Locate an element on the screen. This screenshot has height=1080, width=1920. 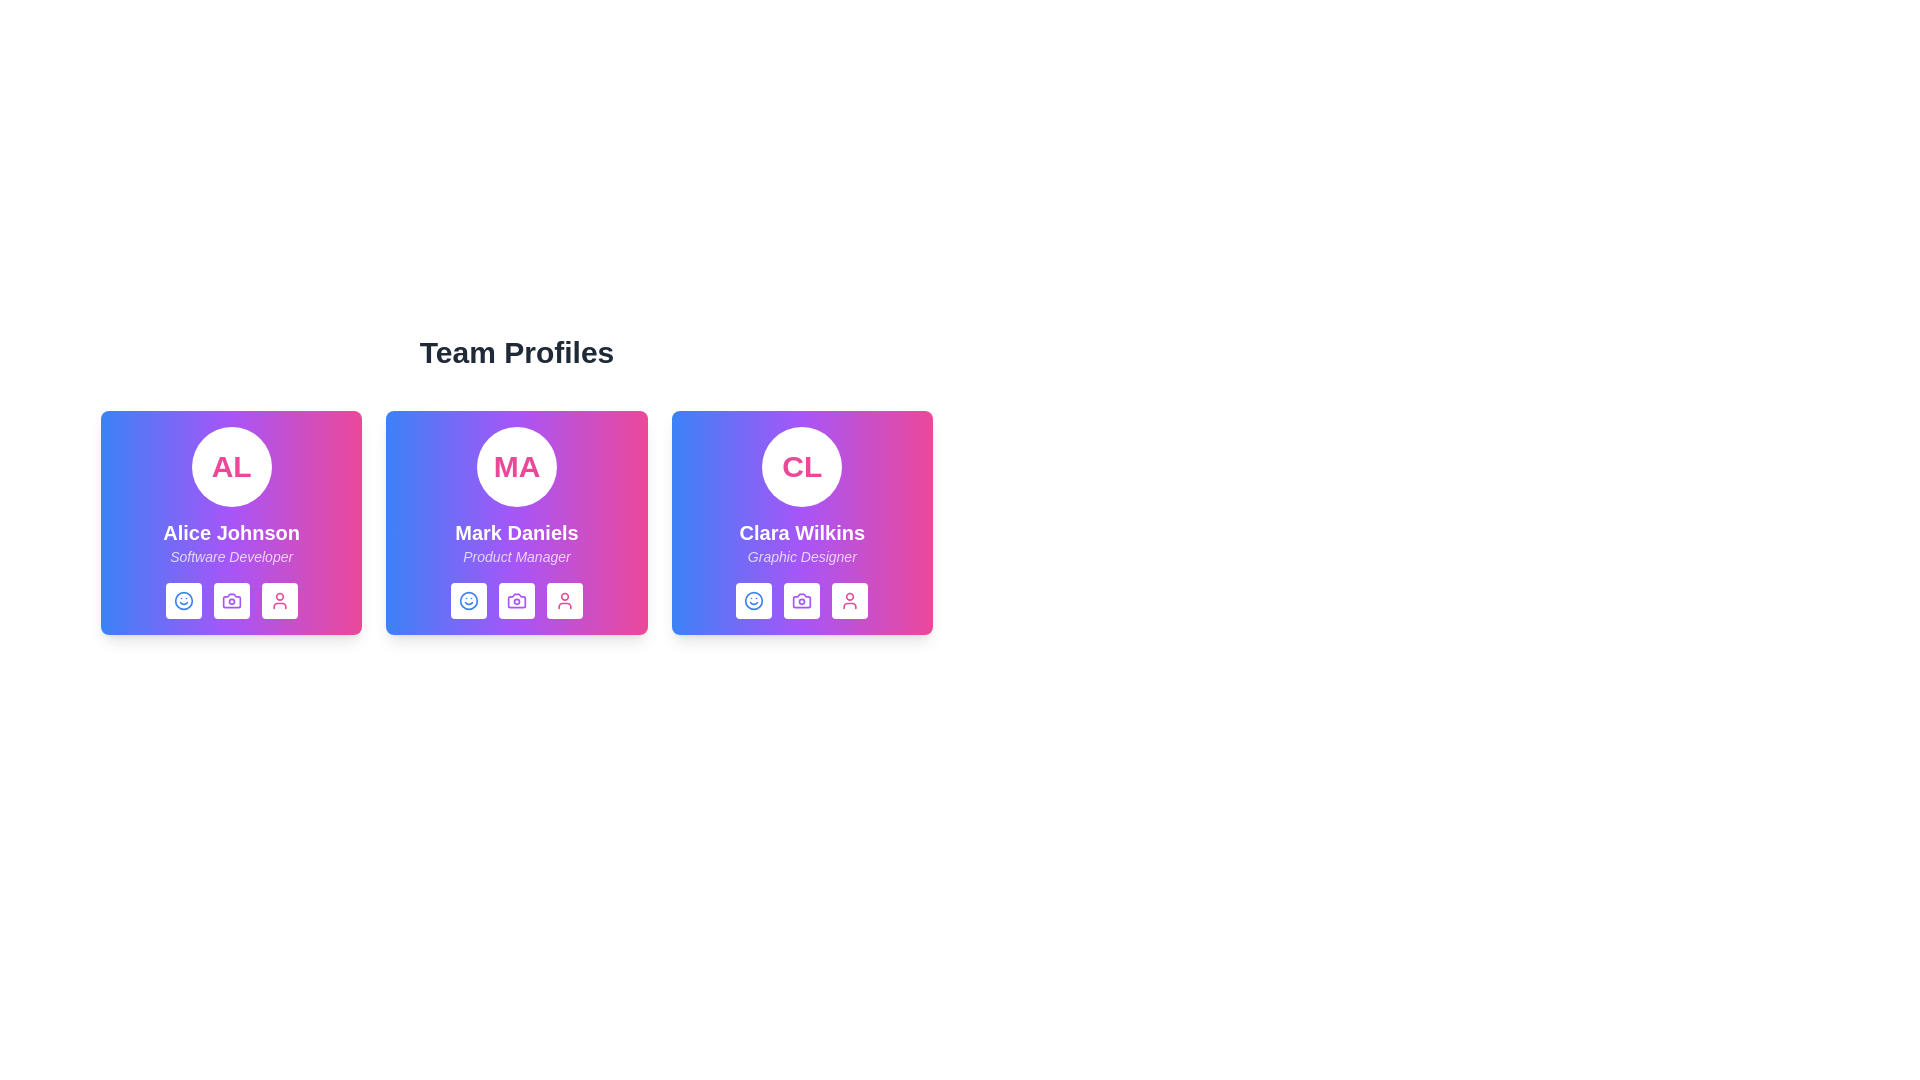
the first icon located at the bottom of the 'Clara Wilkins' profile card, which represents a cheerful or positive action is located at coordinates (753, 600).